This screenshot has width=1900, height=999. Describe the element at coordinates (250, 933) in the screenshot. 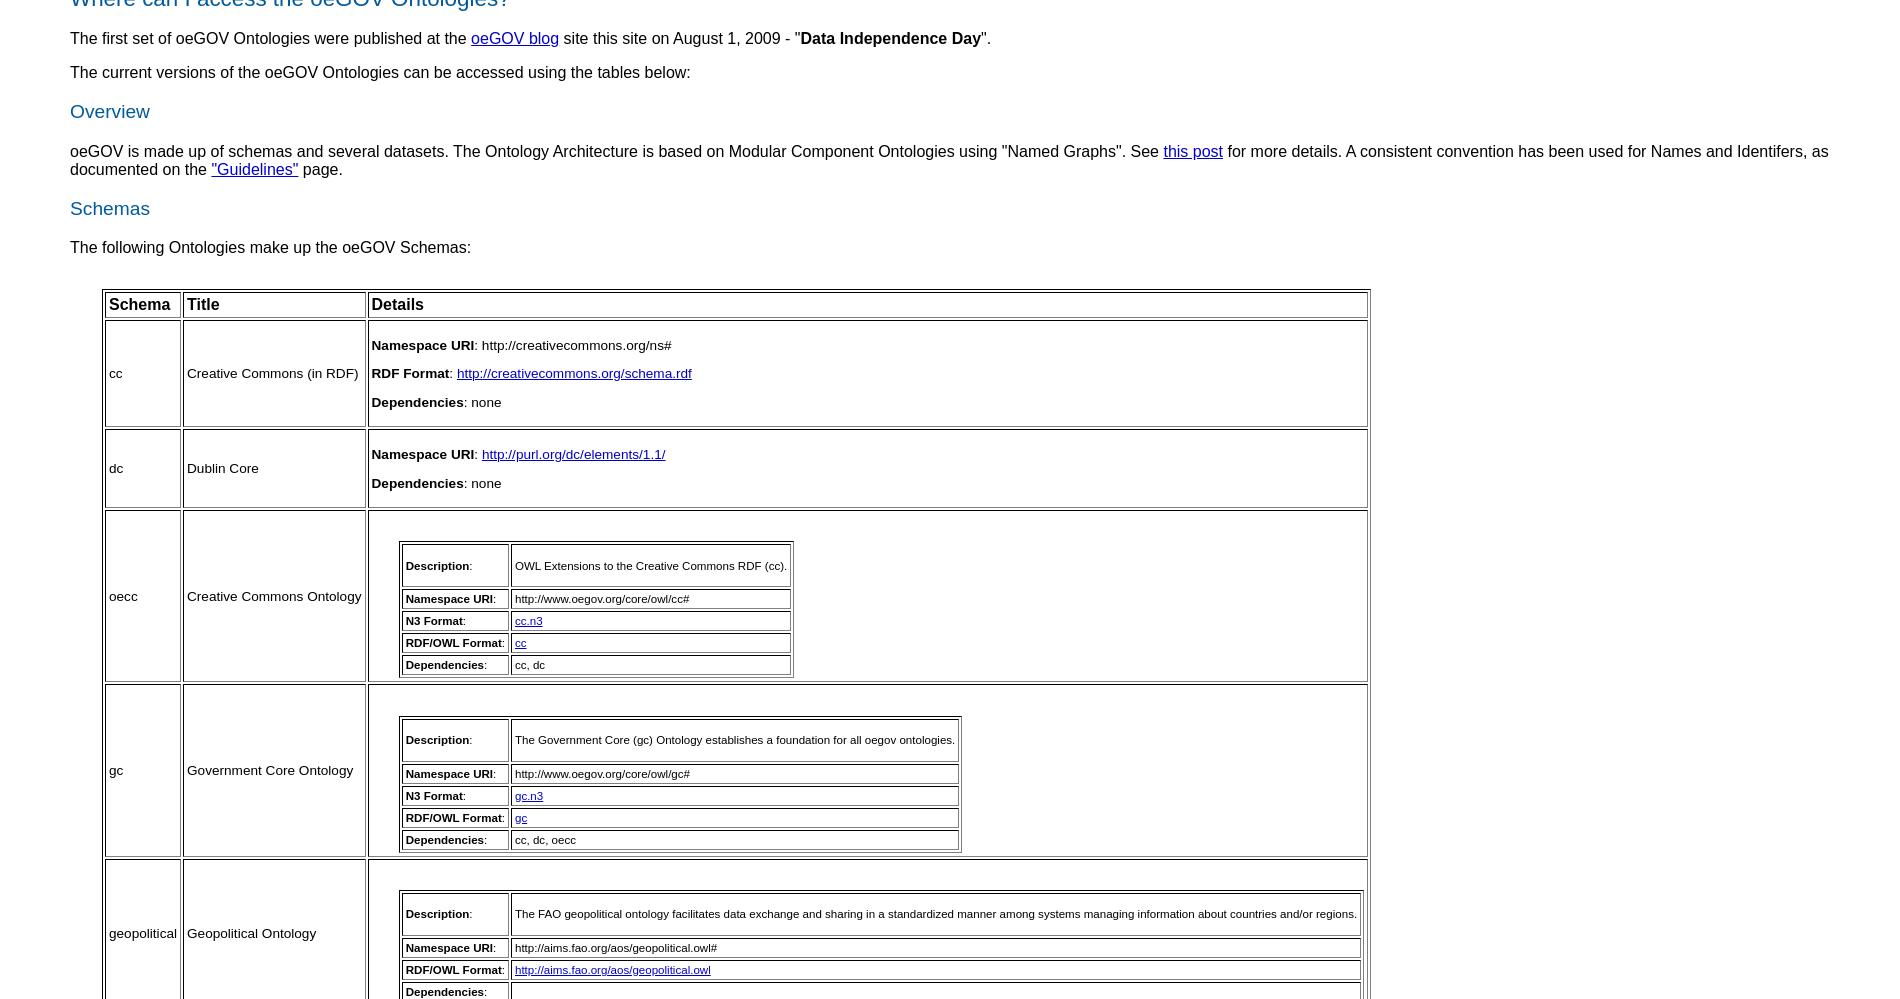

I see `'Geopolitical Ontology'` at that location.